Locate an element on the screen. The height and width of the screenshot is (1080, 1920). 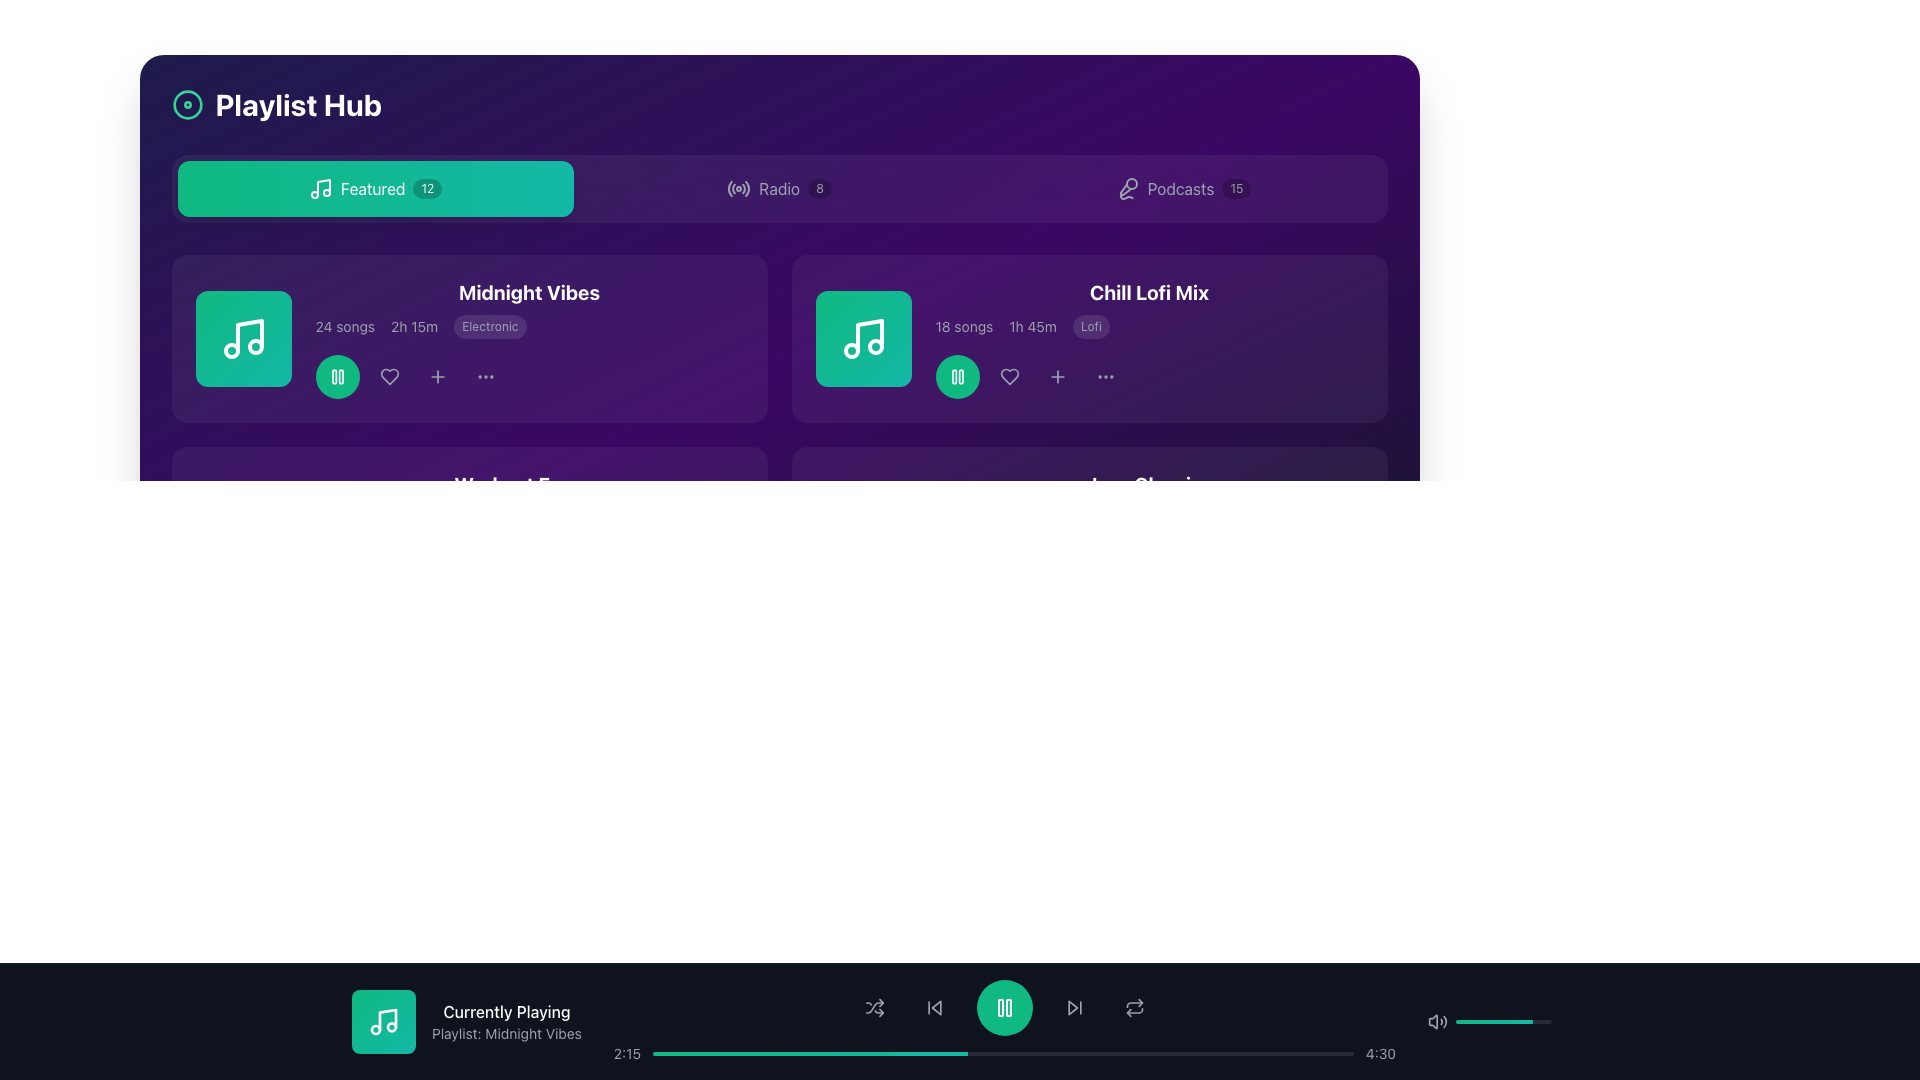
the icon button represented by three horizontally aligned gray dots that change to white upon hover, located in the playlist item 'Midnight Vibes' is located at coordinates (485, 377).